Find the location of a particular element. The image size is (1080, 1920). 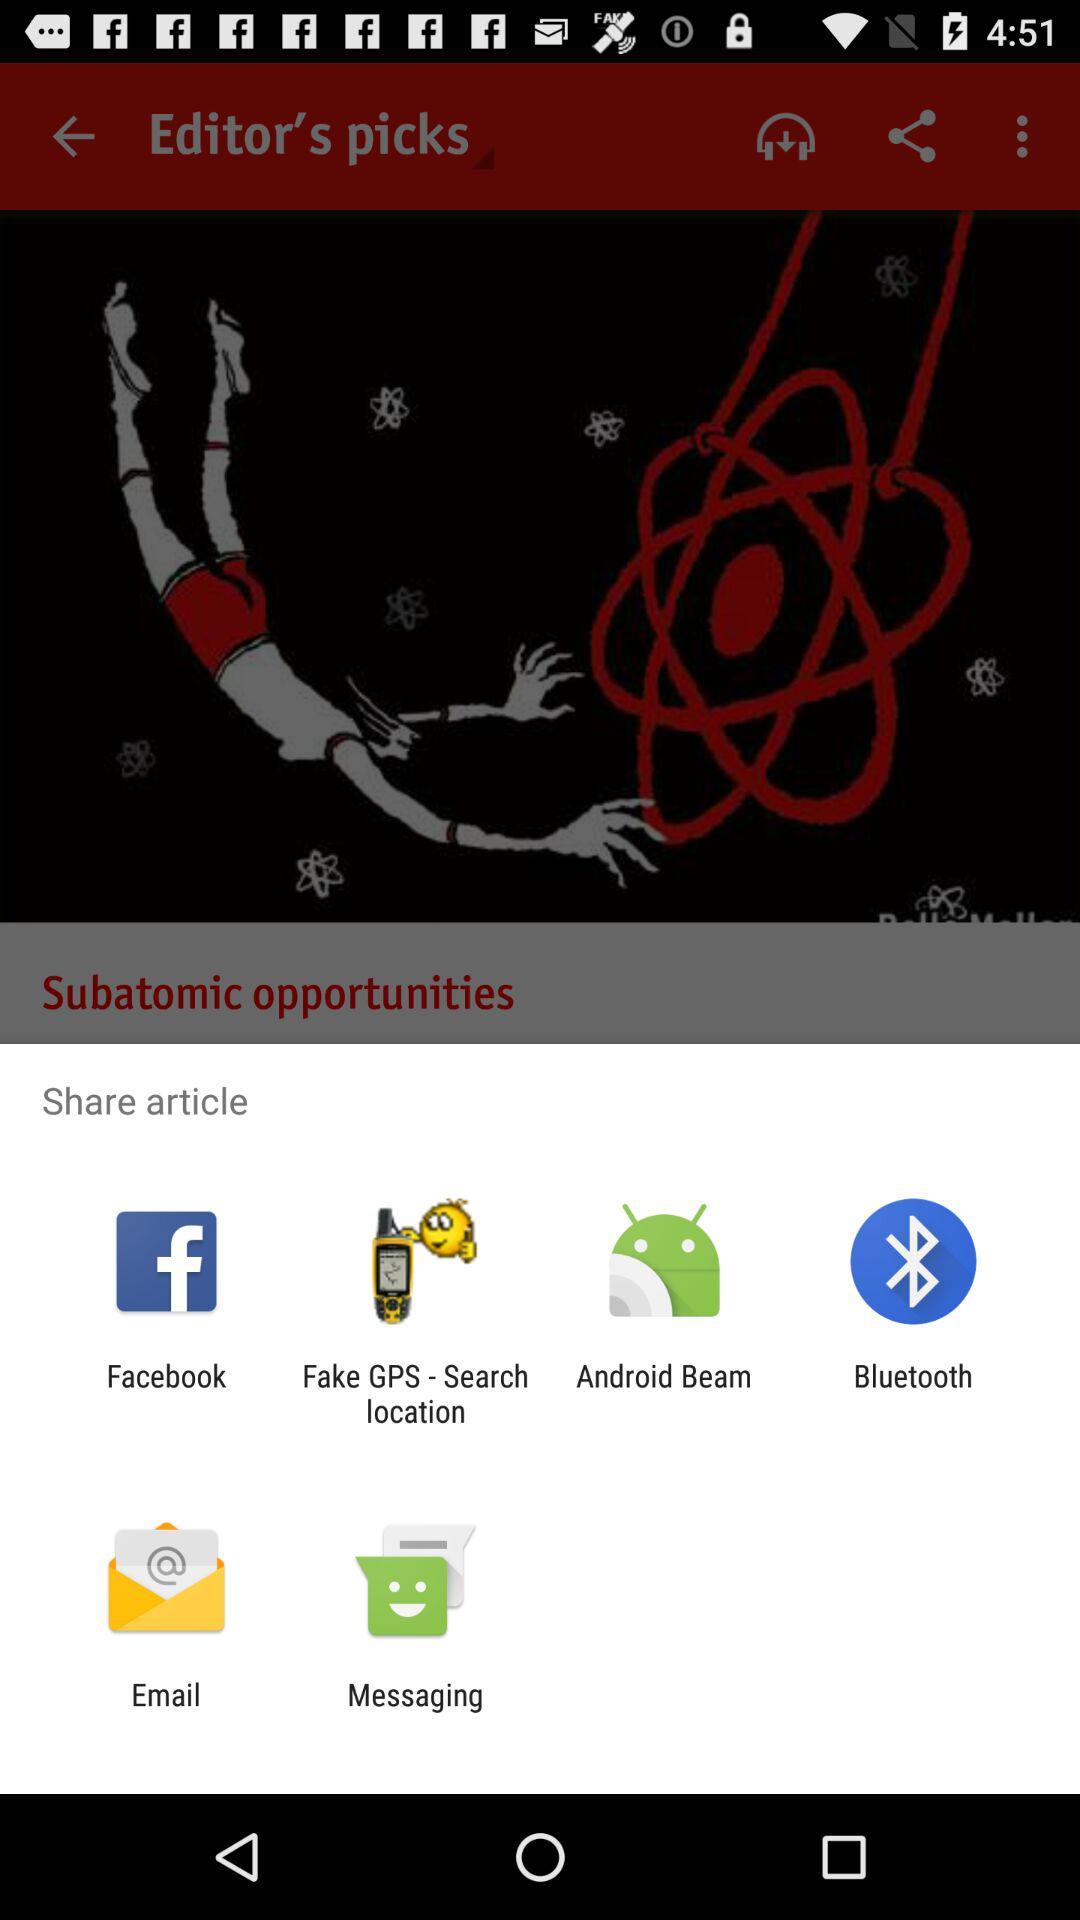

the facebook icon is located at coordinates (165, 1392).